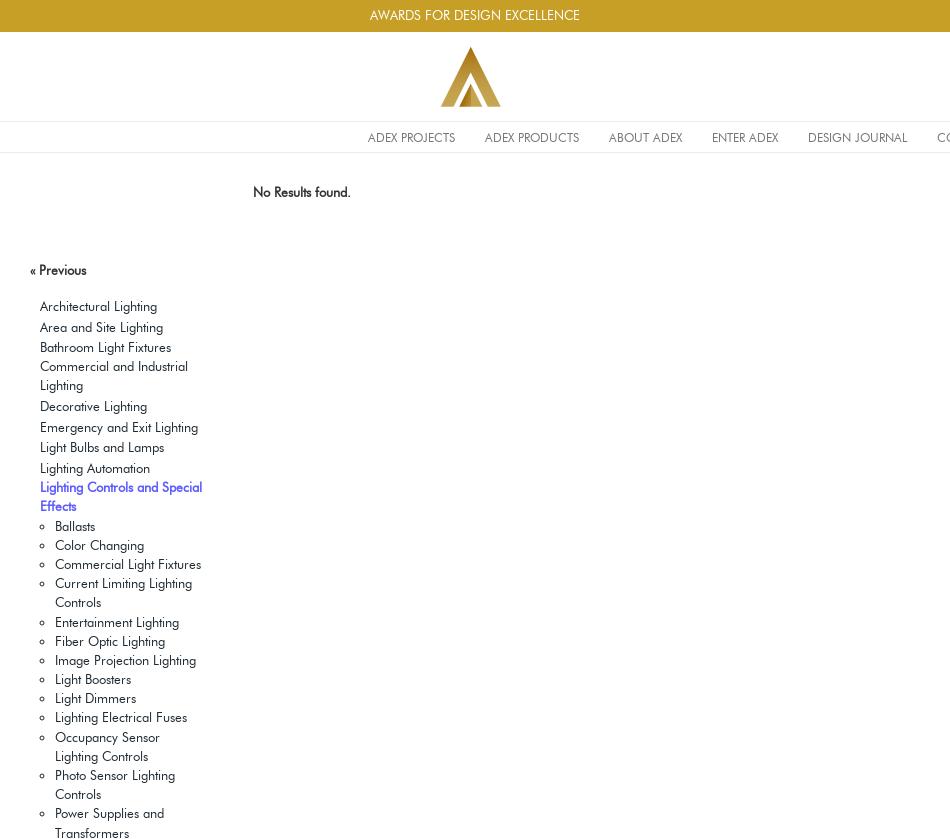 The width and height of the screenshot is (950, 839). I want to click on 'Light Boosters', so click(93, 678).